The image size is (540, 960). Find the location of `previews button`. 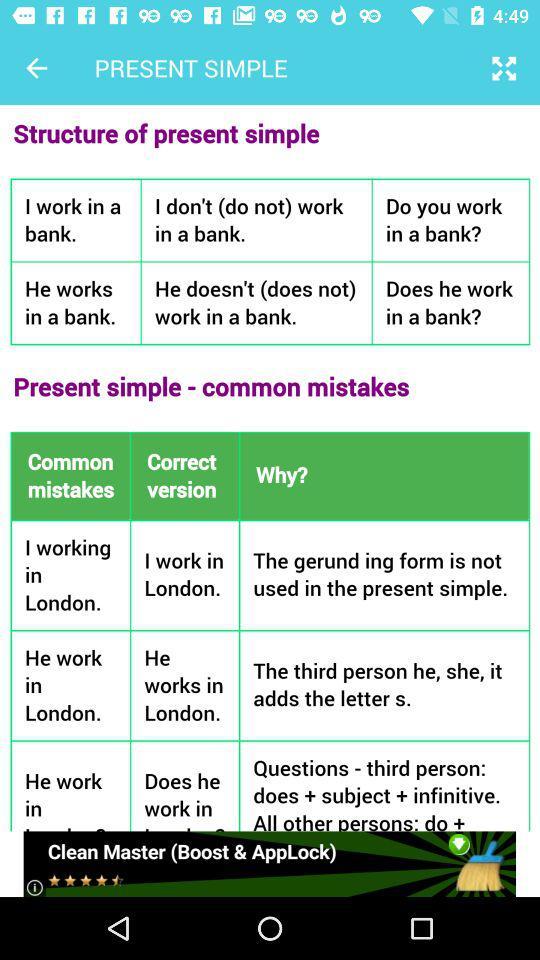

previews button is located at coordinates (36, 68).